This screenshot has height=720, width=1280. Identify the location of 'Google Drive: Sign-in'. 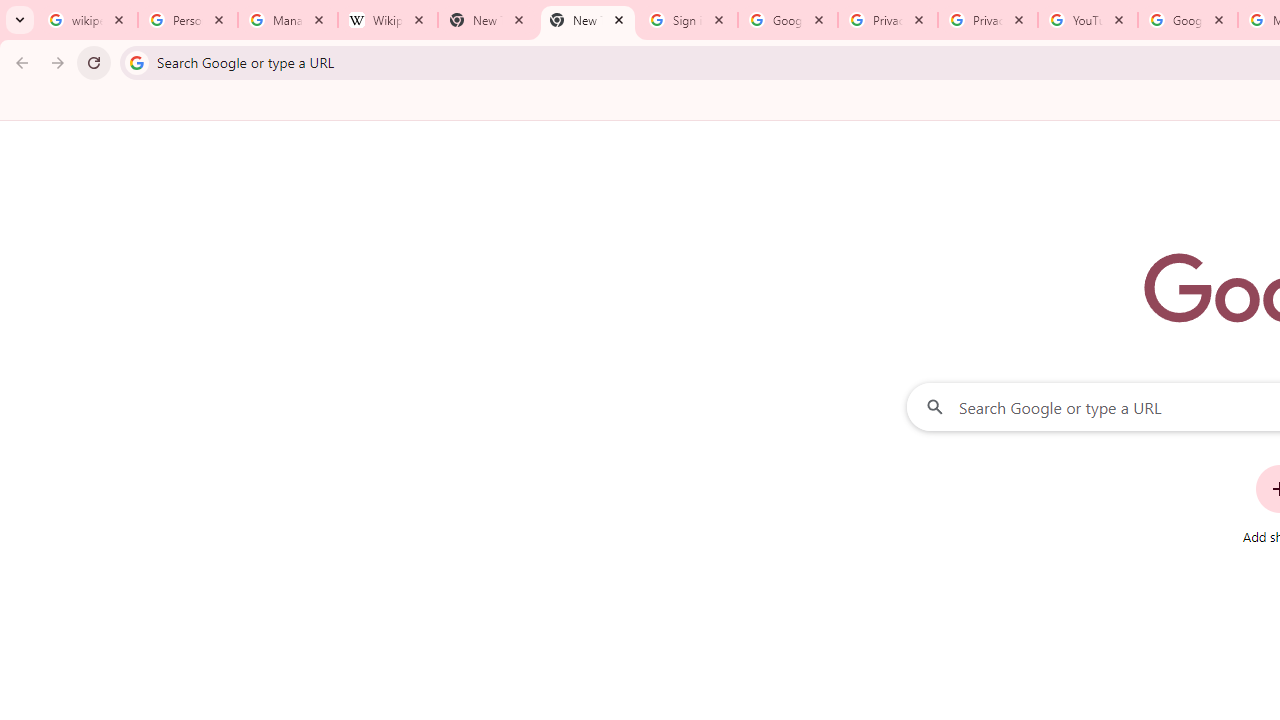
(787, 20).